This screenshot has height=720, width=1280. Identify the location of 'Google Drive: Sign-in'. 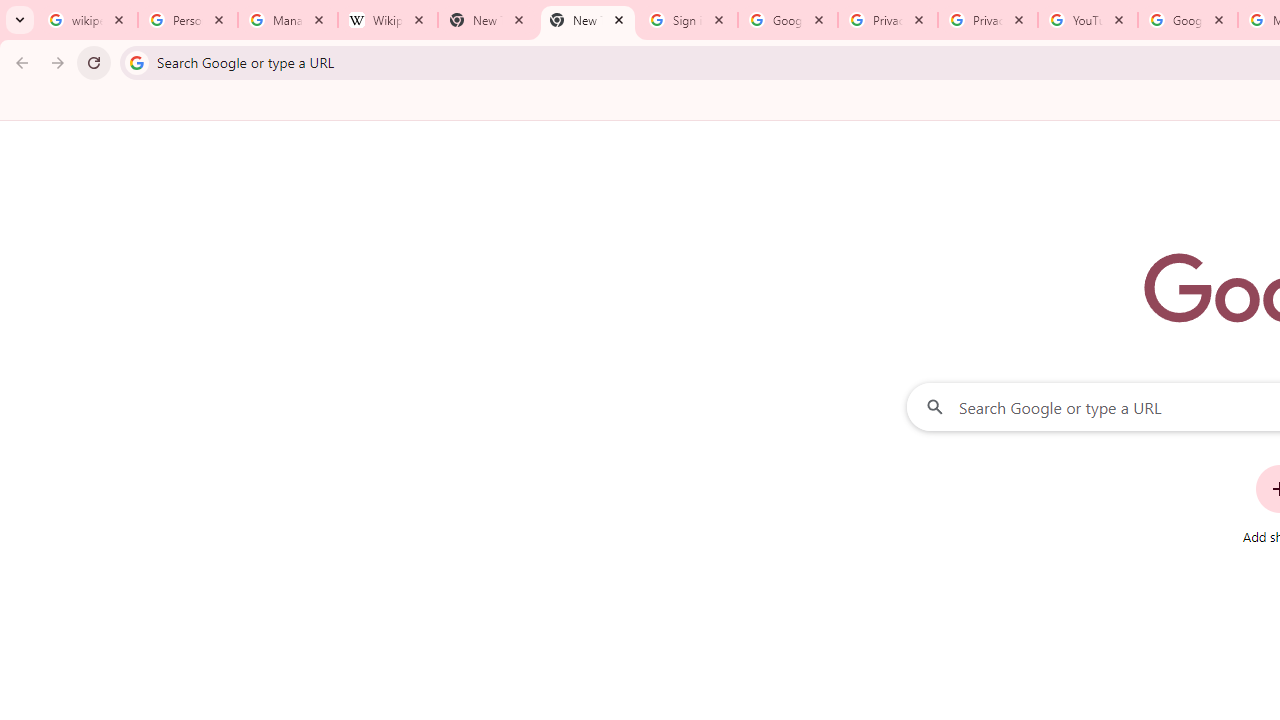
(787, 20).